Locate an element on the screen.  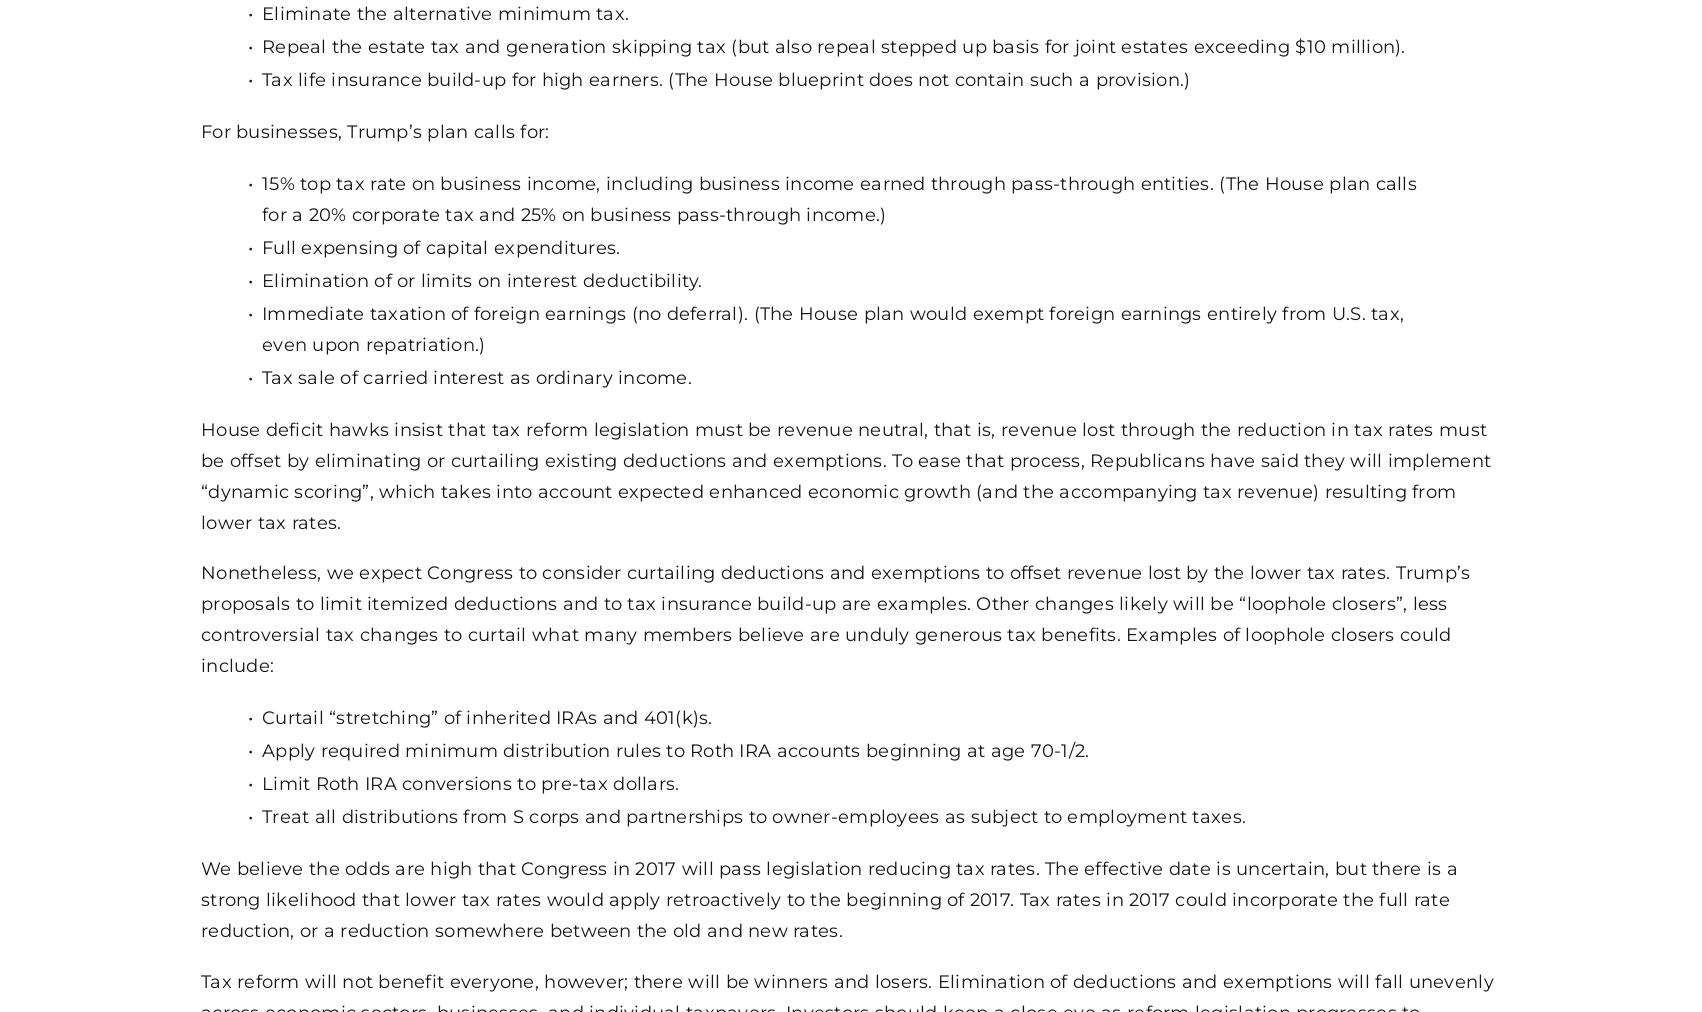
'Elimination of or limits on interest deductibility.' is located at coordinates (481, 278).